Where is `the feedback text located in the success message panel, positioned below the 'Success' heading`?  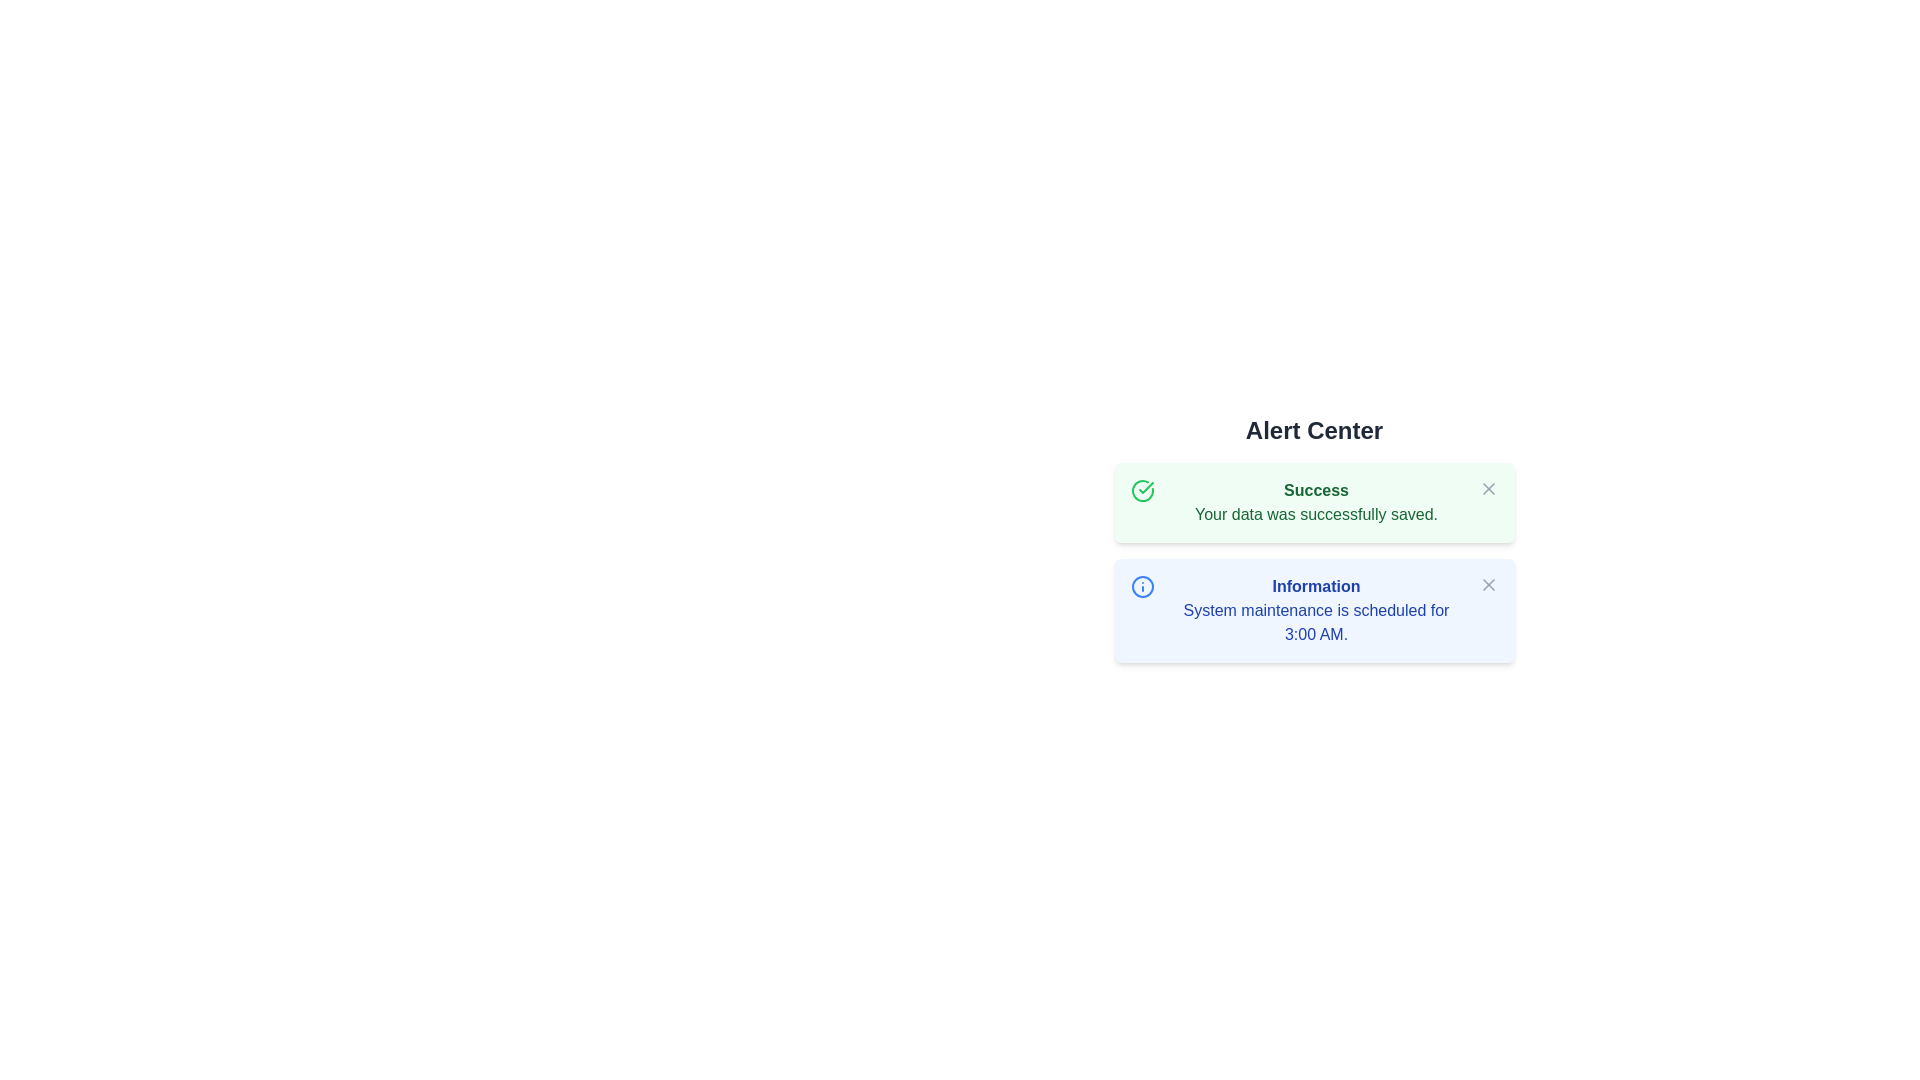
the feedback text located in the success message panel, positioned below the 'Success' heading is located at coordinates (1316, 514).